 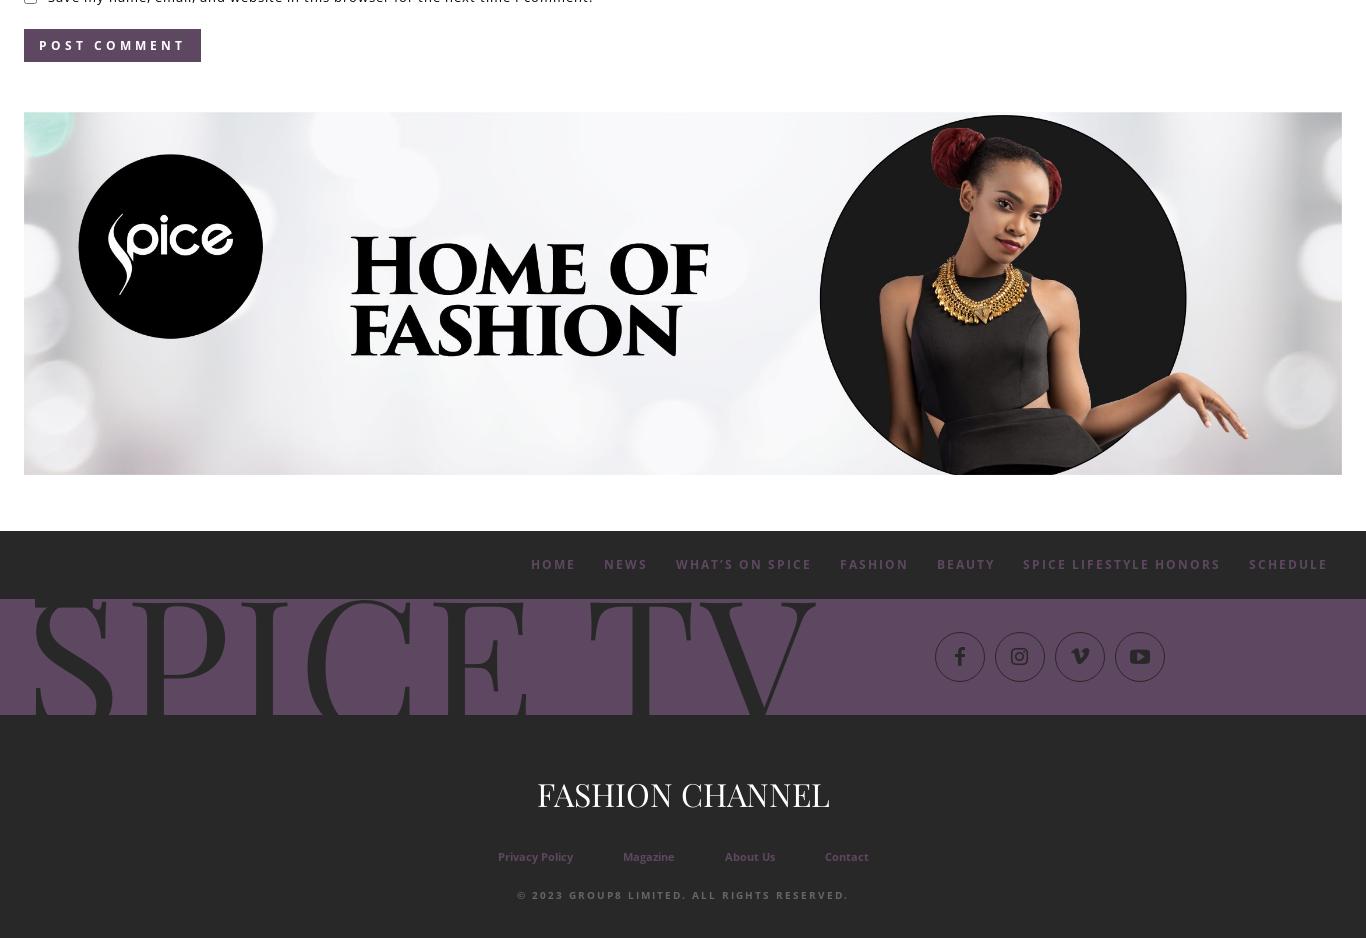 What do you see at coordinates (873, 563) in the screenshot?
I see `'Fashion'` at bounding box center [873, 563].